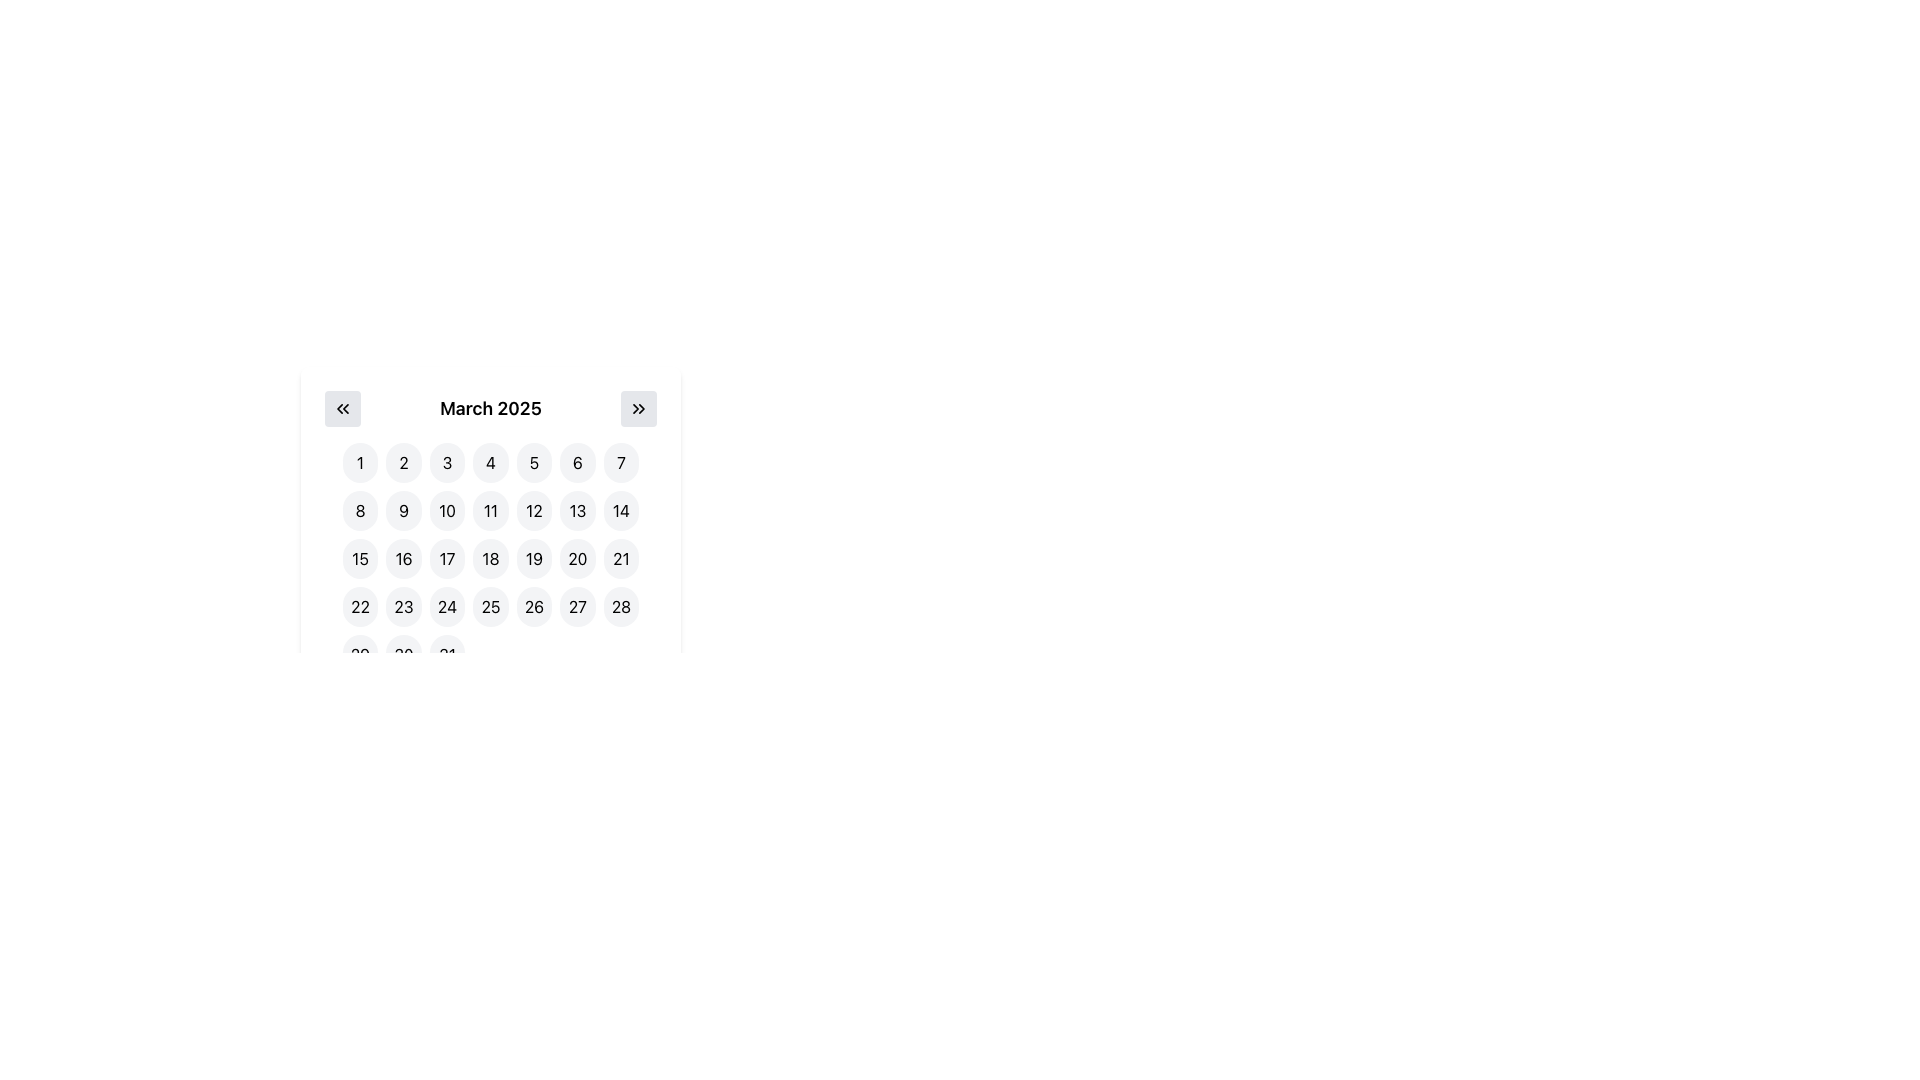 This screenshot has width=1920, height=1080. Describe the element at coordinates (534, 462) in the screenshot. I see `the button for '5th March 2025' in the calendar UI` at that location.